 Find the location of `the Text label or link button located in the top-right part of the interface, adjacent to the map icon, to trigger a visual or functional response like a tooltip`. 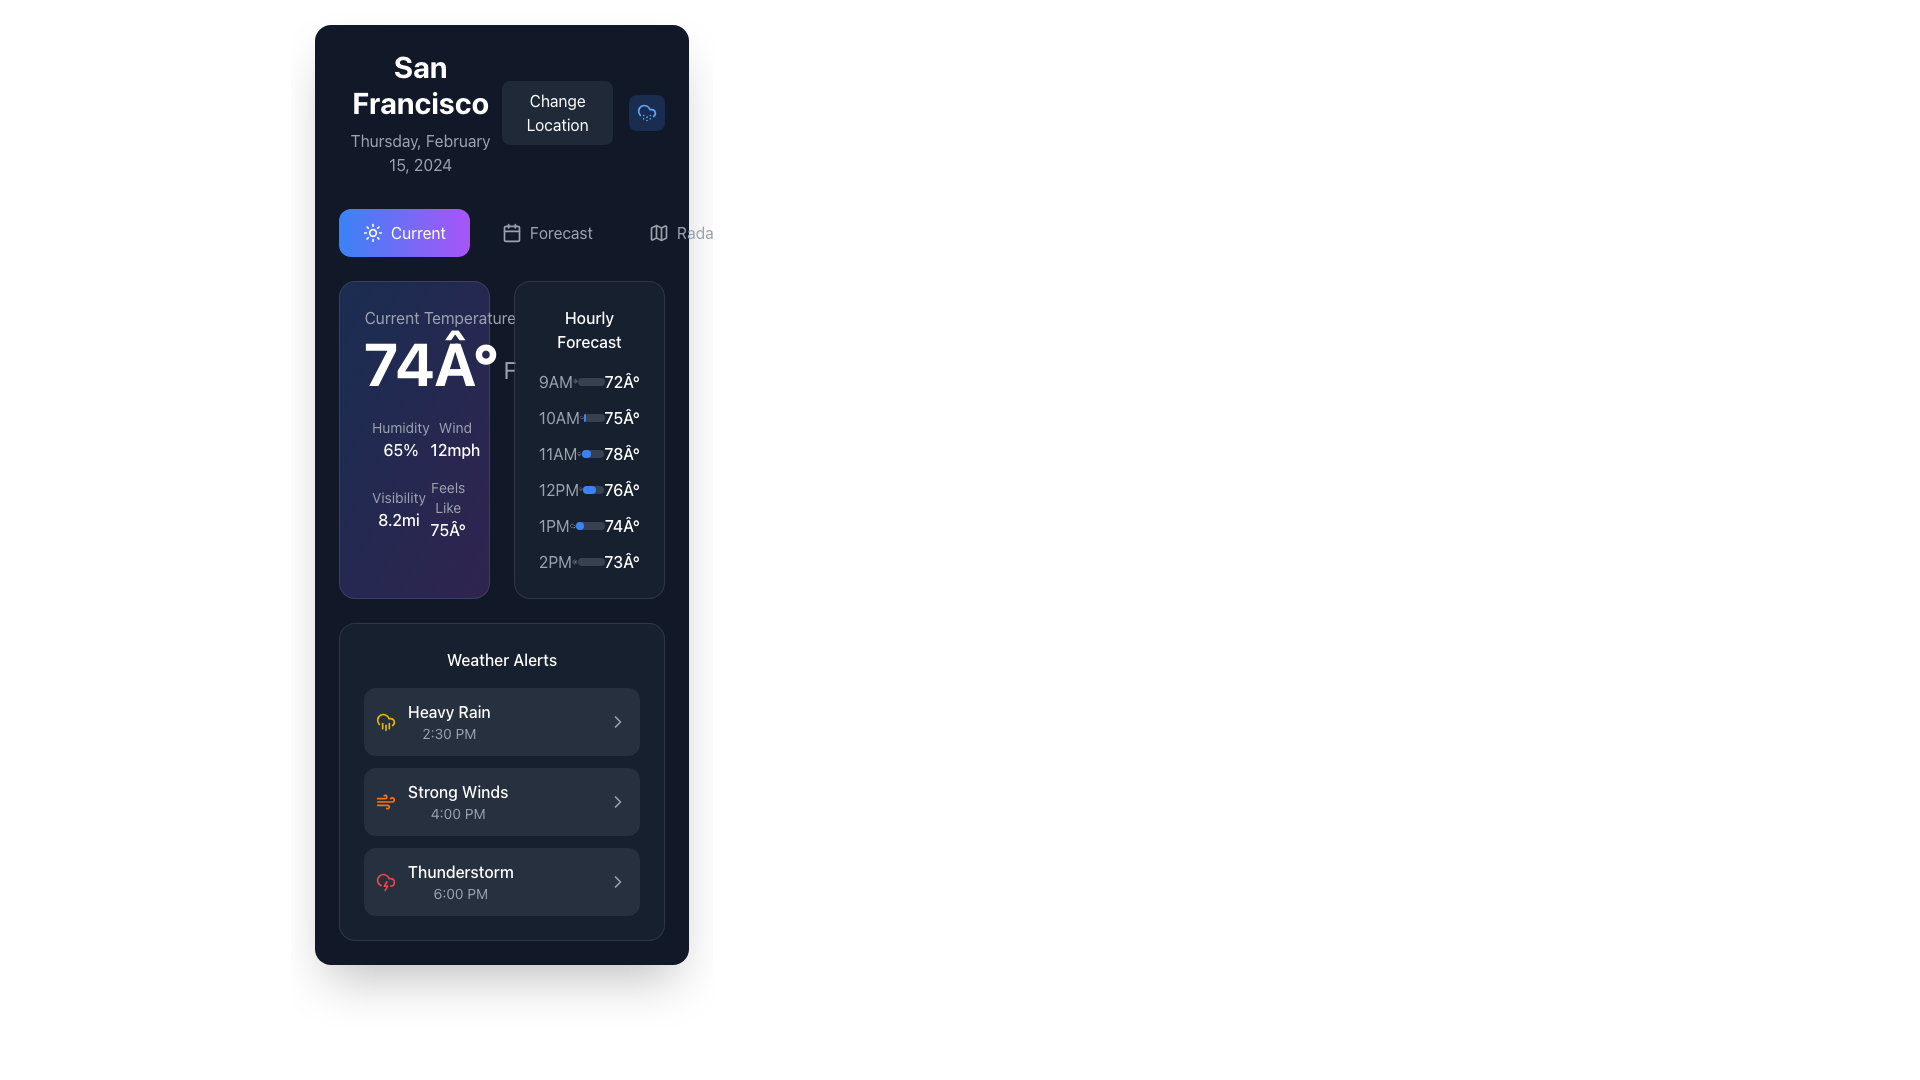

the Text label or link button located in the top-right part of the interface, adjacent to the map icon, to trigger a visual or functional response like a tooltip is located at coordinates (698, 231).